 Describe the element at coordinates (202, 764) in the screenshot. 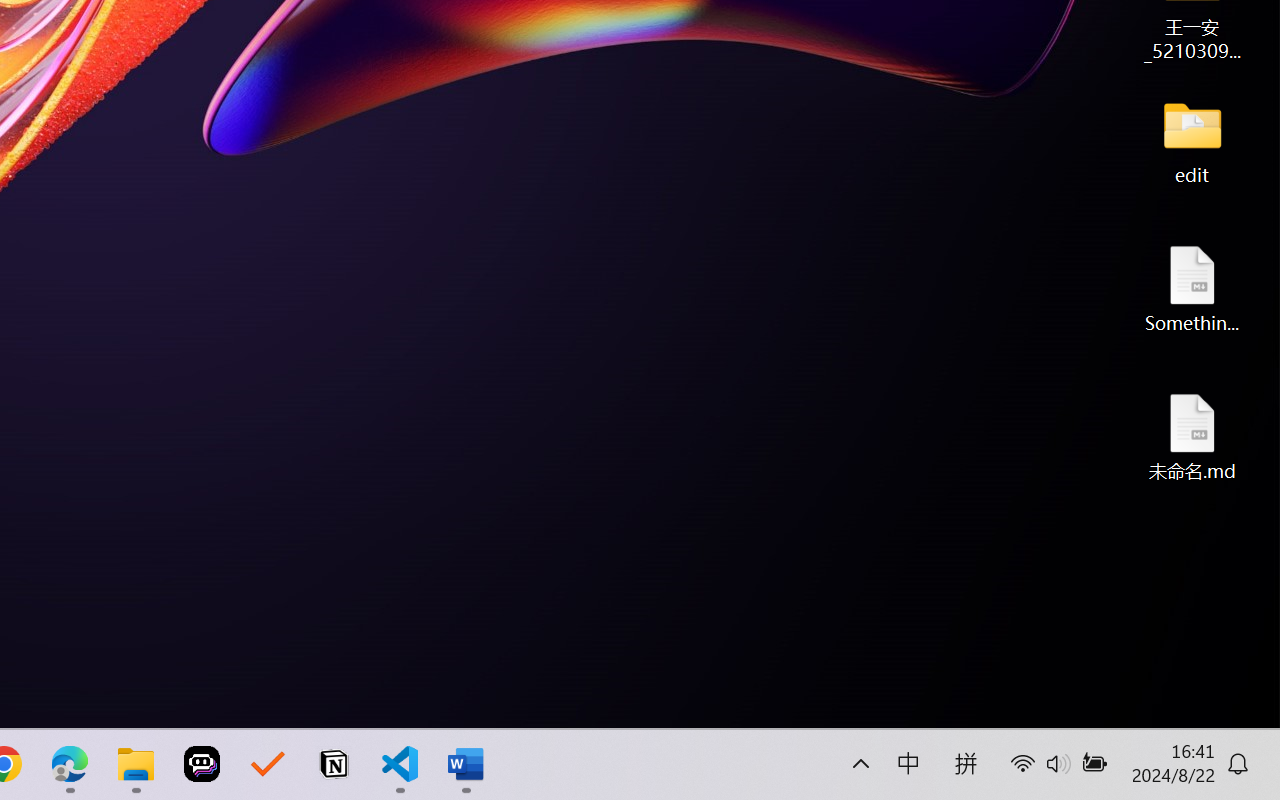

I see `'Poe'` at that location.